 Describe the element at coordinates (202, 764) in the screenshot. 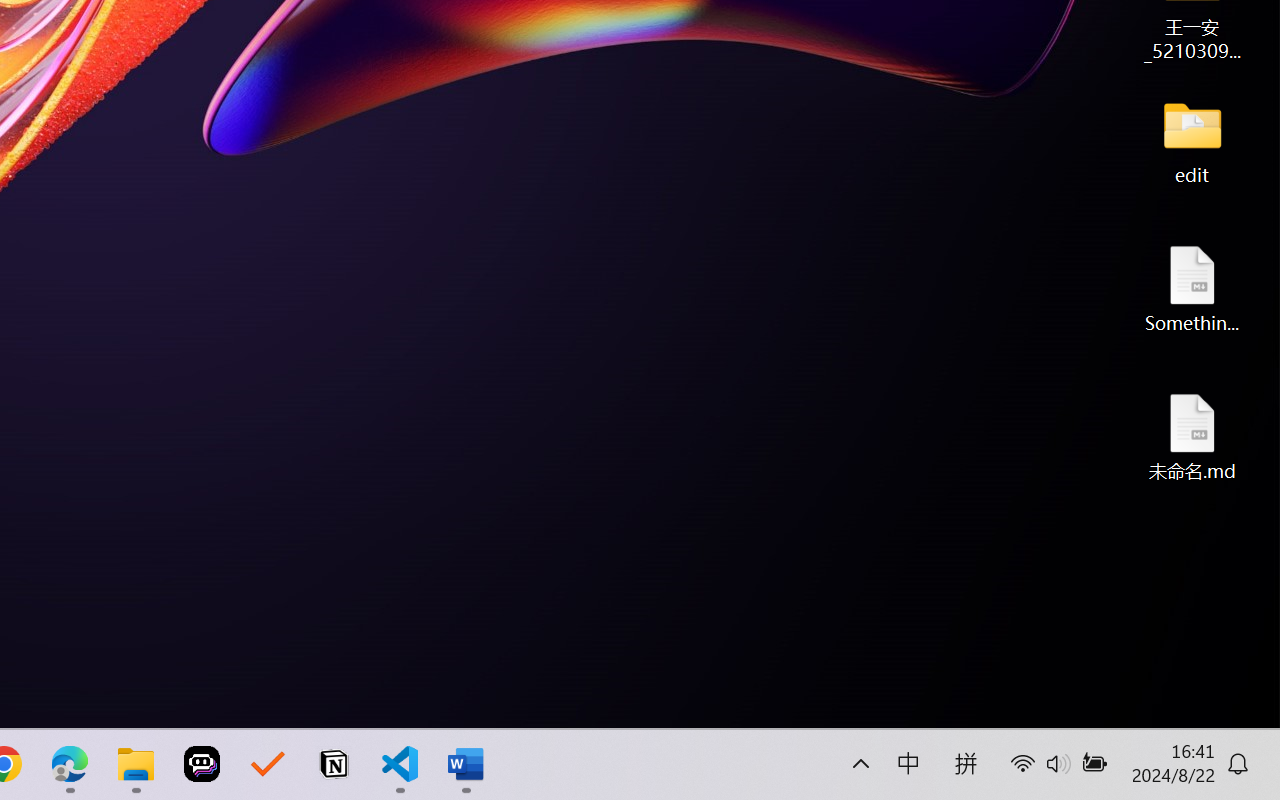

I see `'Poe'` at that location.